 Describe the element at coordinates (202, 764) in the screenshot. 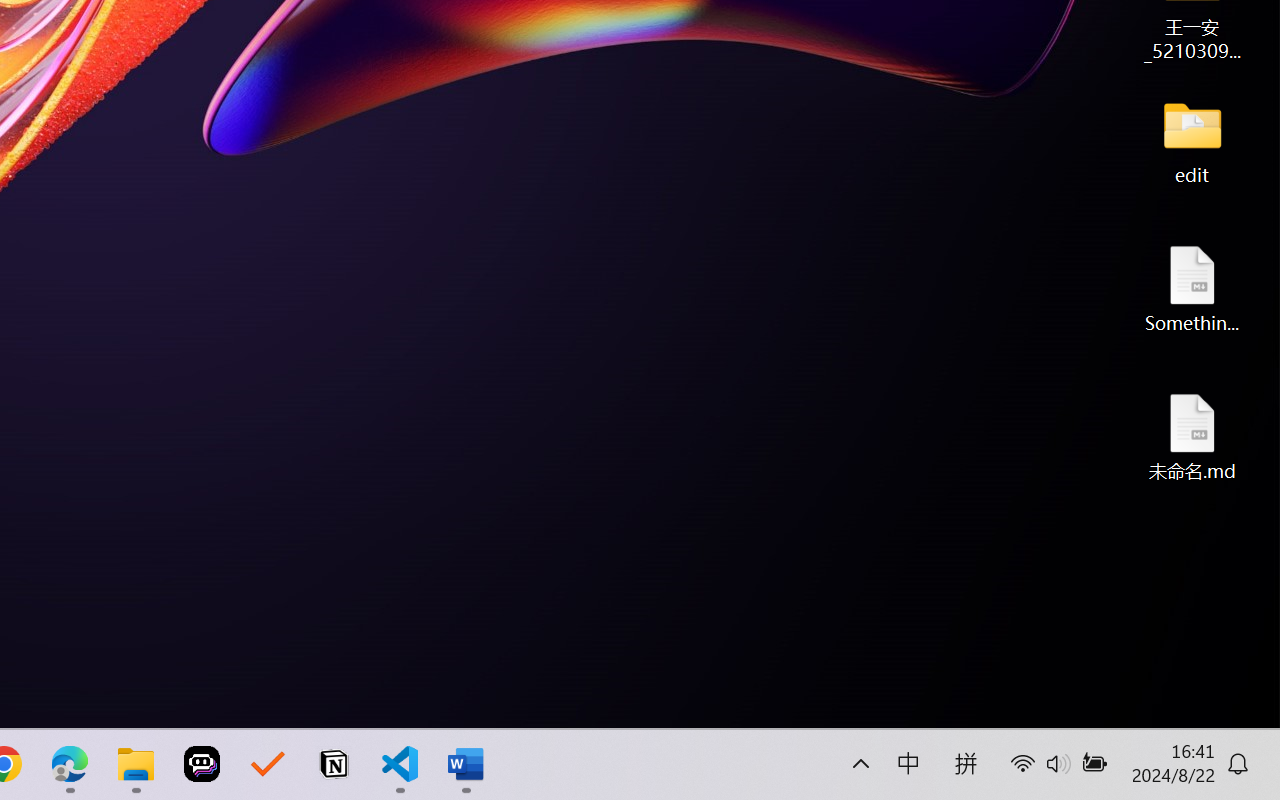

I see `'Poe'` at that location.